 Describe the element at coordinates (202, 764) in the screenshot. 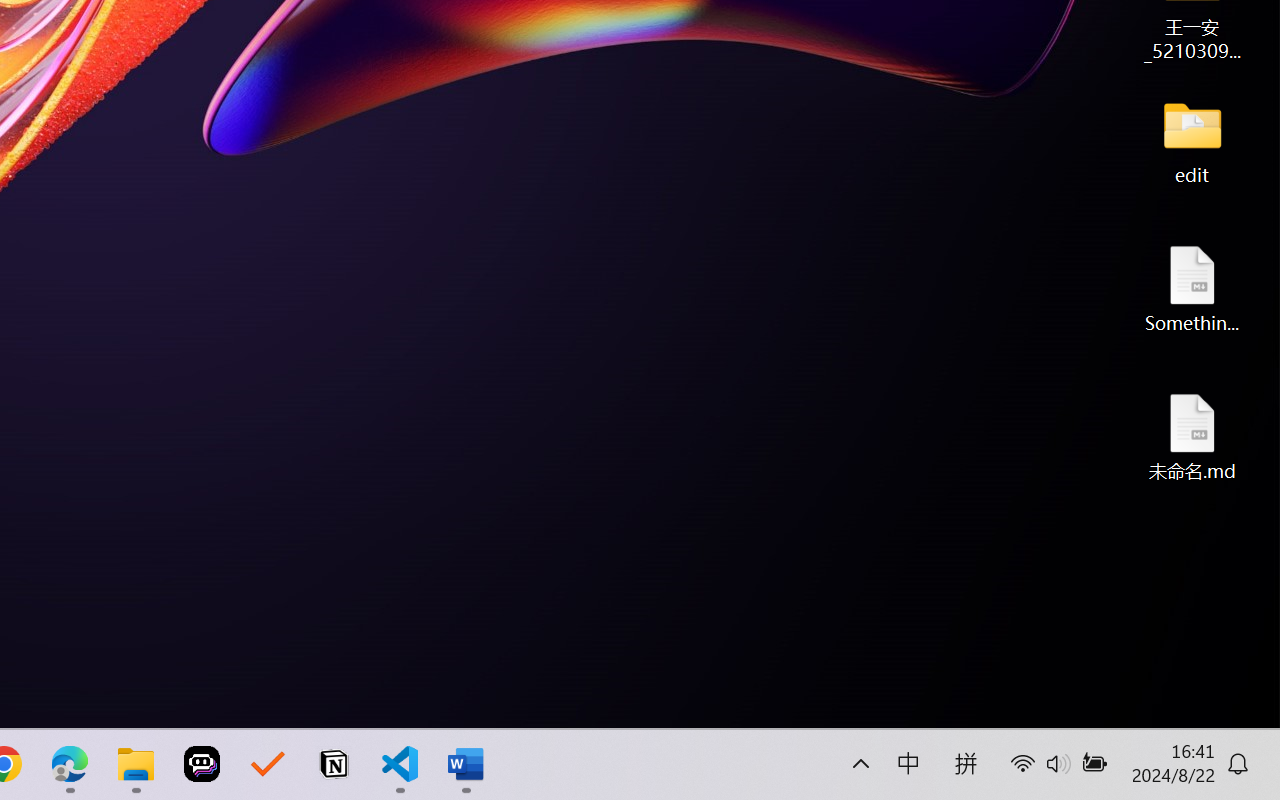

I see `'Poe'` at that location.